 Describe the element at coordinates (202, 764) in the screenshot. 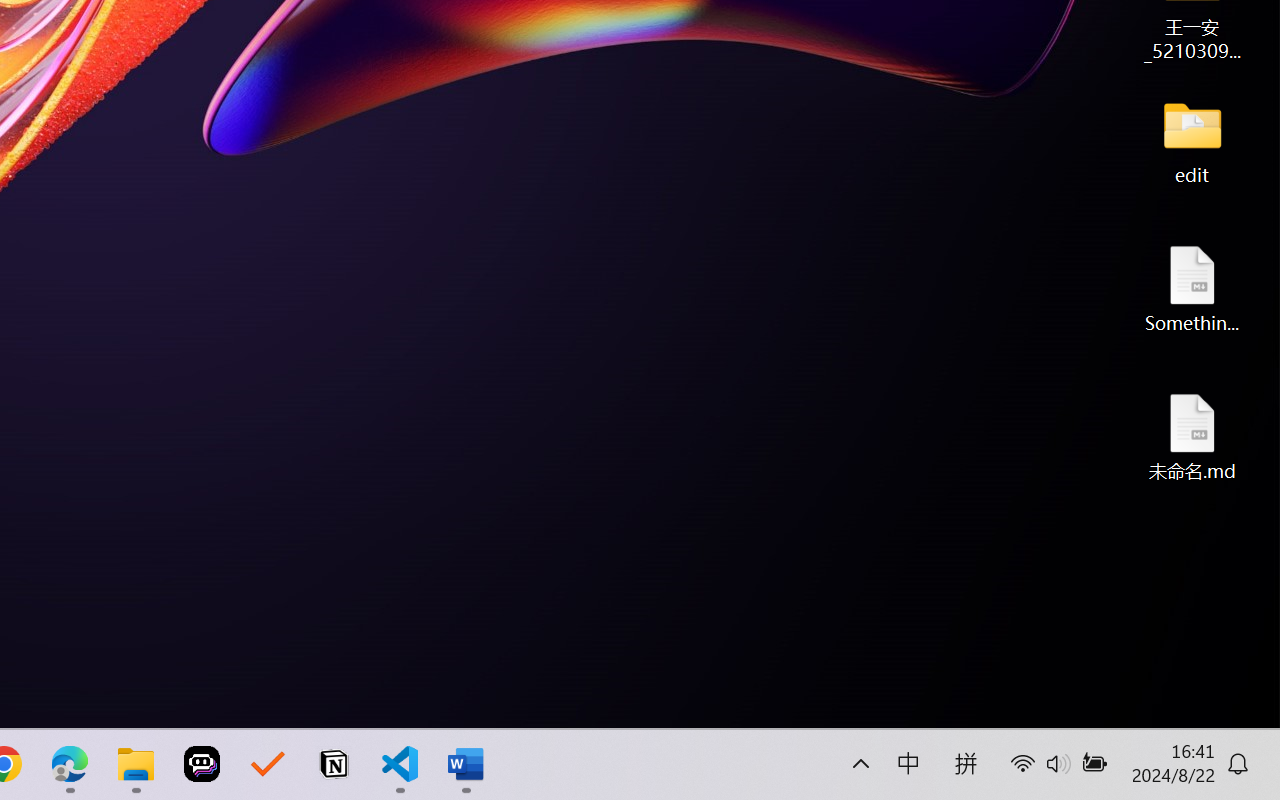

I see `'Poe'` at that location.